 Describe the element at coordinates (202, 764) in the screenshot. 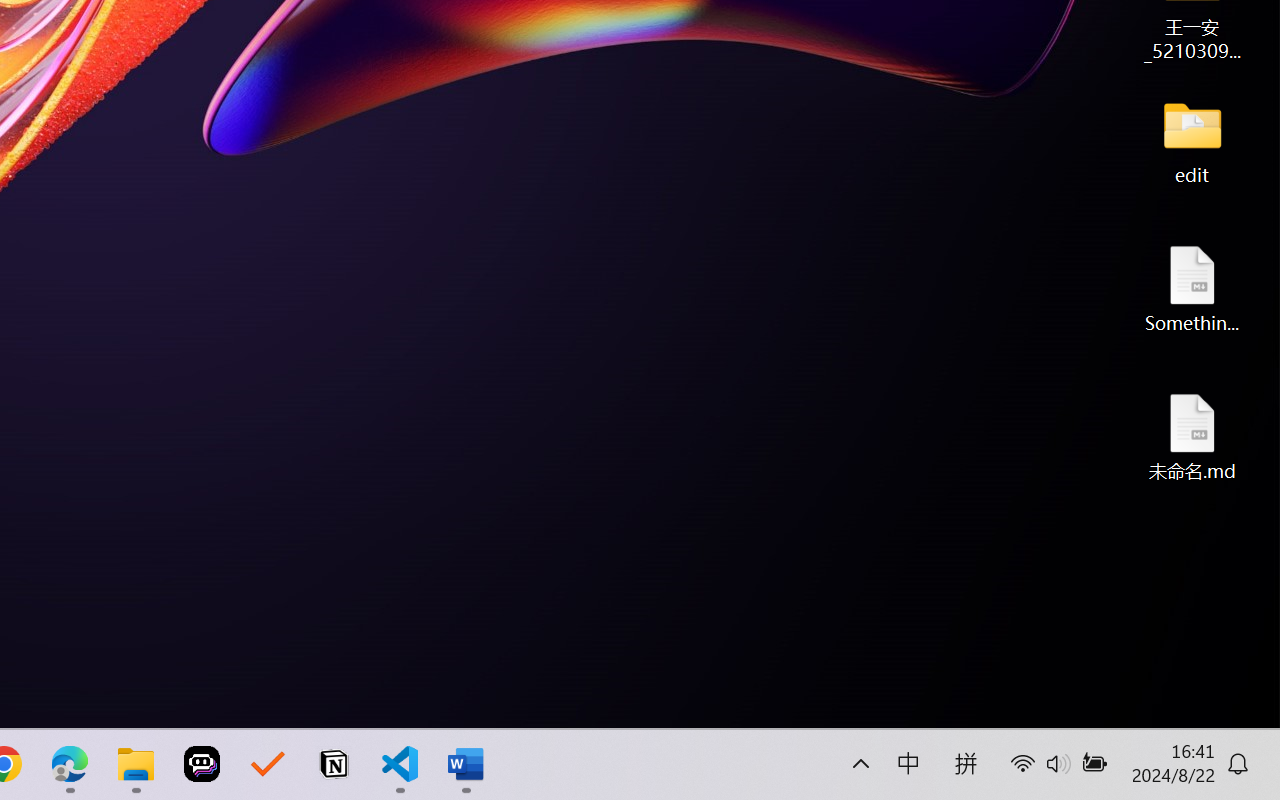

I see `'Poe'` at that location.